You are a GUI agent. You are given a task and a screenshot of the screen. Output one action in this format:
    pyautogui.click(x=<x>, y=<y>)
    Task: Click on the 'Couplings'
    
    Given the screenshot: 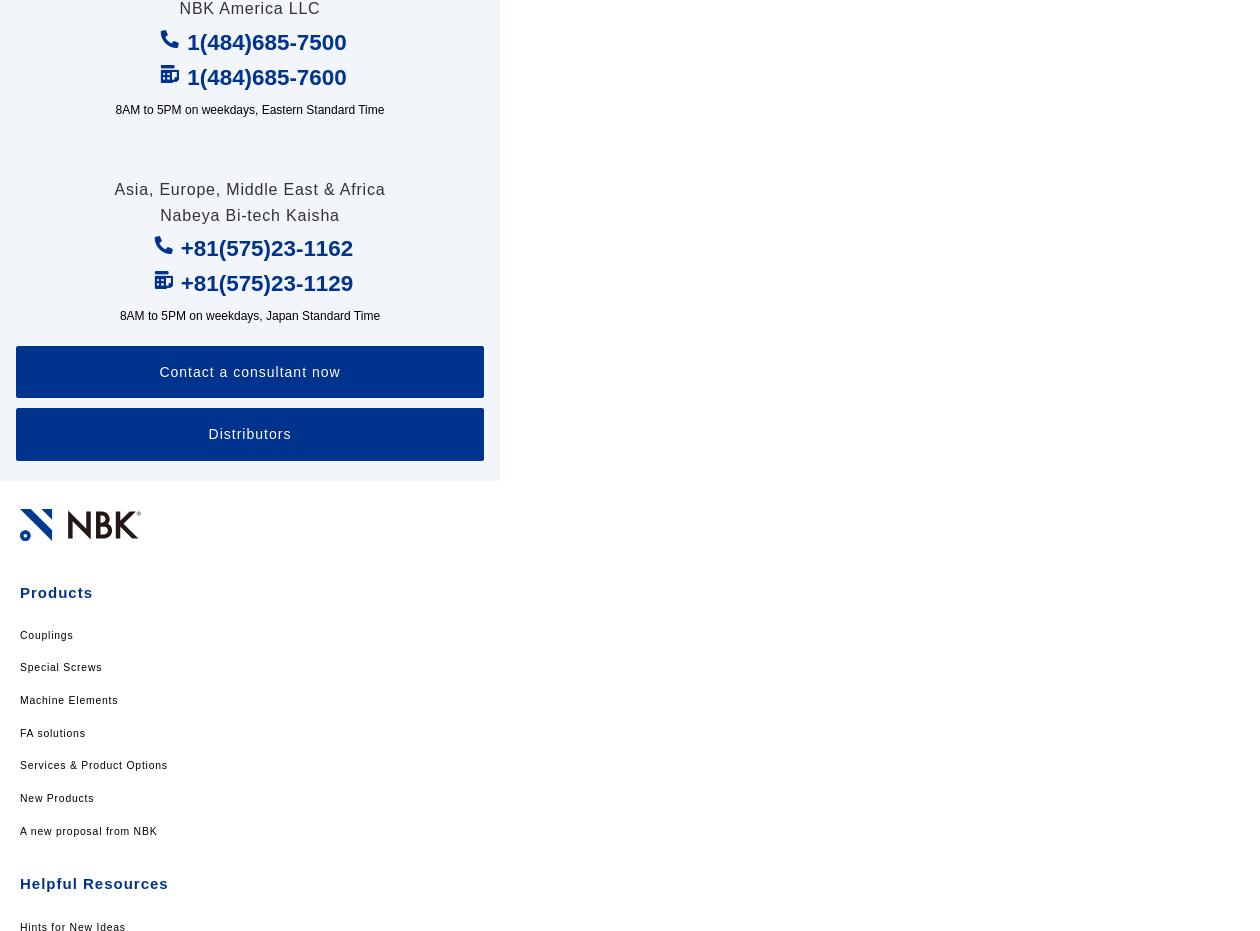 What is the action you would take?
    pyautogui.click(x=46, y=634)
    